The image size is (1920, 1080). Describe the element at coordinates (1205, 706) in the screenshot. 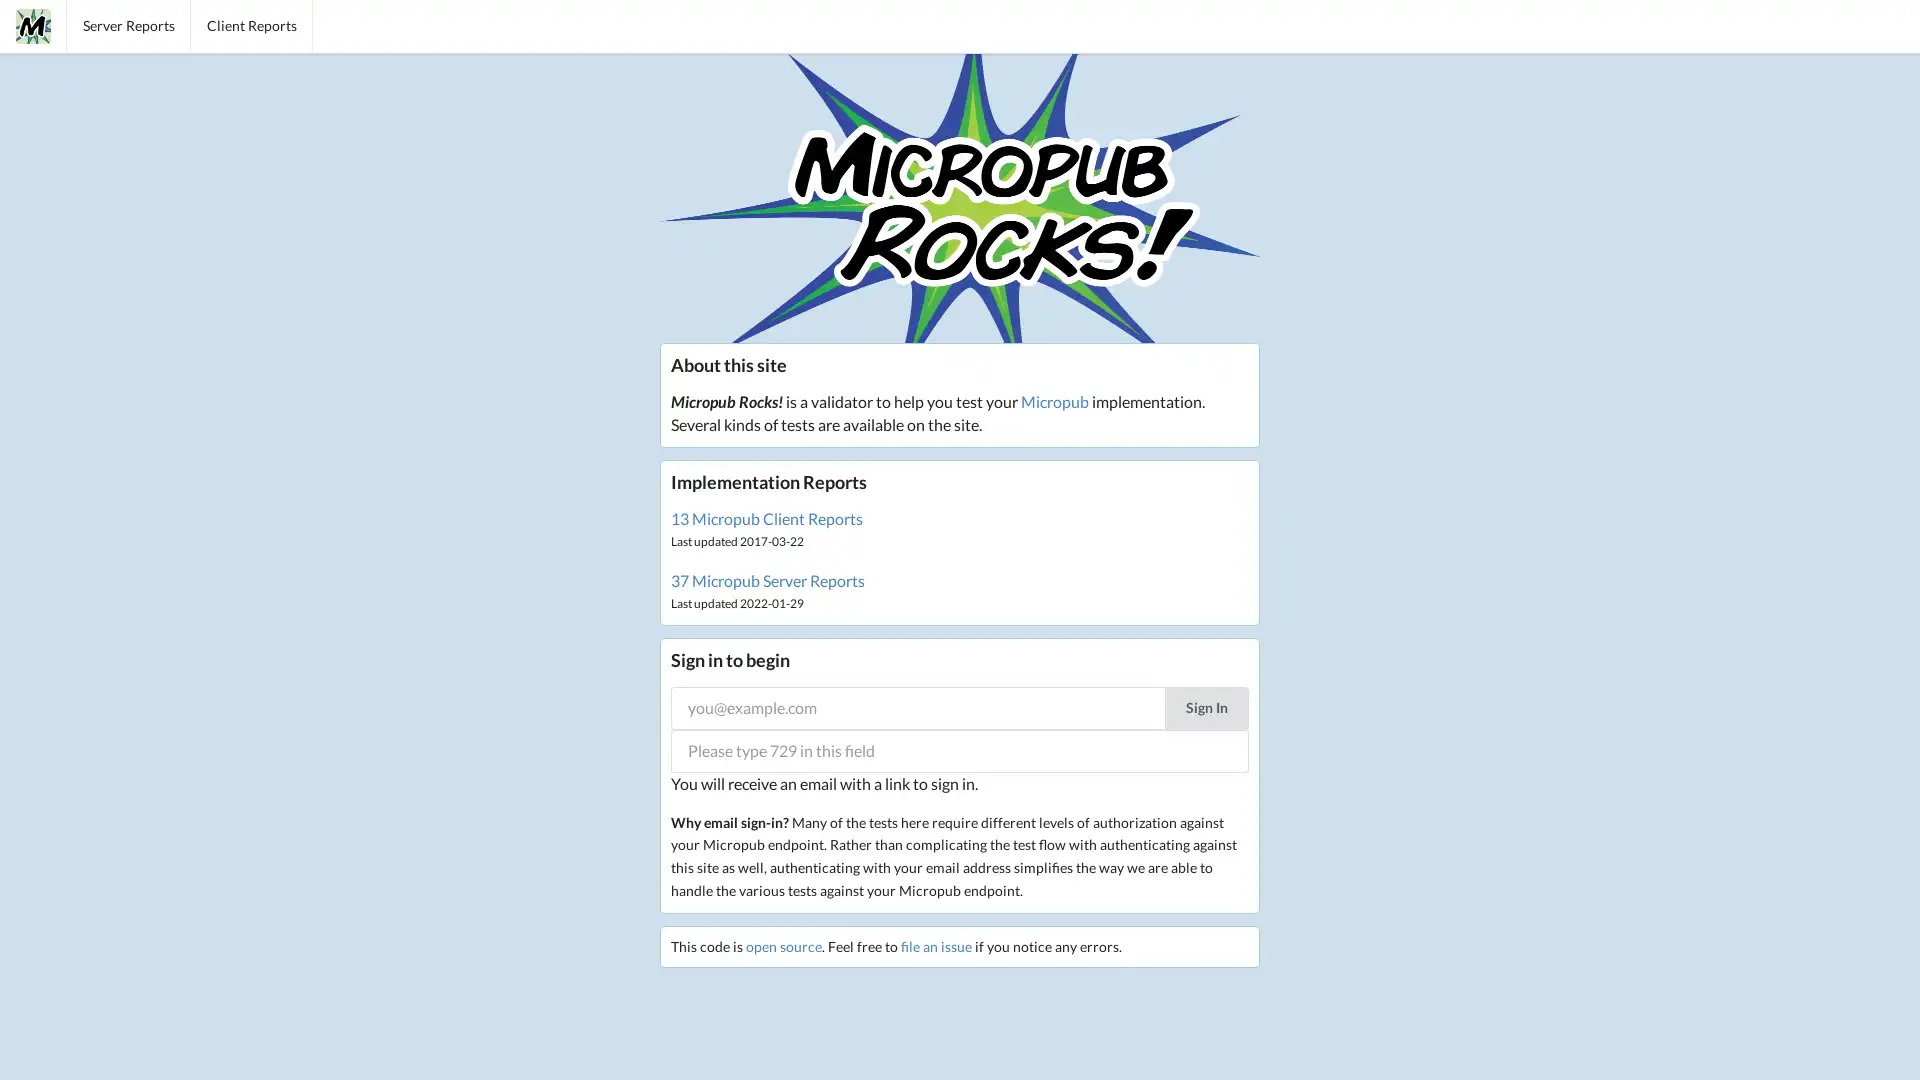

I see `Sign In` at that location.